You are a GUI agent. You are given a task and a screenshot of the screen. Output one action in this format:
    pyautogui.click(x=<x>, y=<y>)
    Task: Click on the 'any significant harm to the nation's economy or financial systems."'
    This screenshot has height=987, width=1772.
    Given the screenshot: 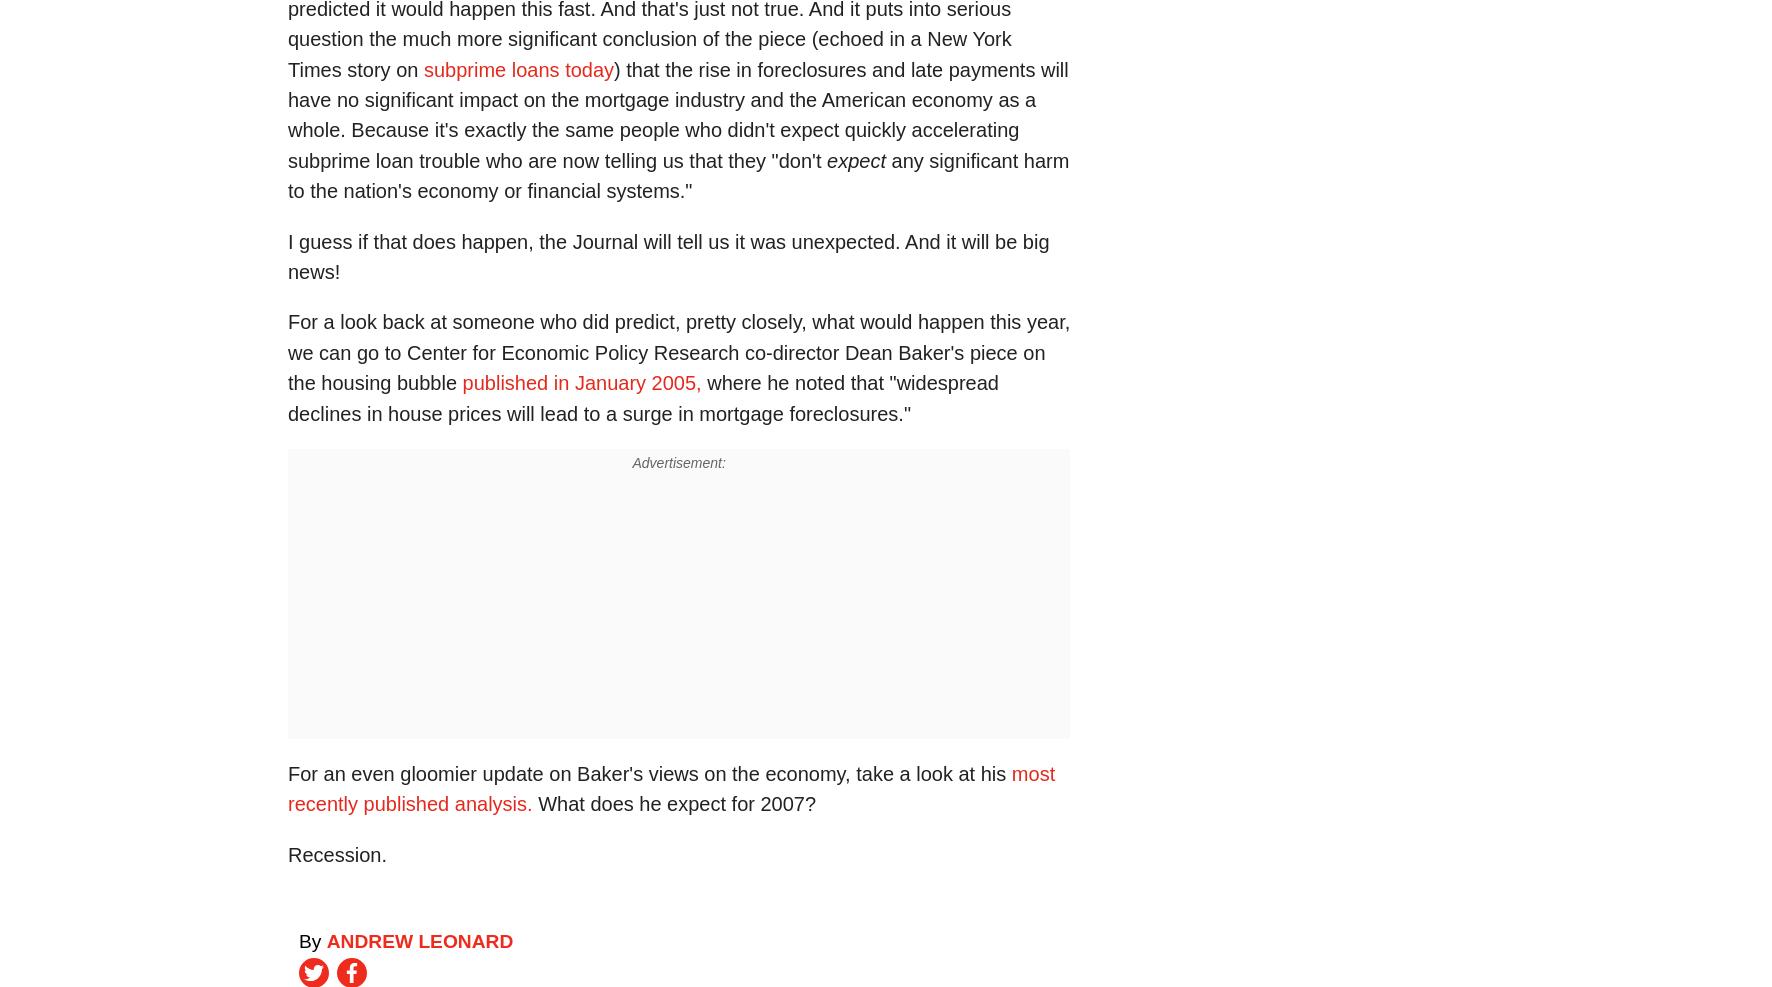 What is the action you would take?
    pyautogui.click(x=677, y=174)
    